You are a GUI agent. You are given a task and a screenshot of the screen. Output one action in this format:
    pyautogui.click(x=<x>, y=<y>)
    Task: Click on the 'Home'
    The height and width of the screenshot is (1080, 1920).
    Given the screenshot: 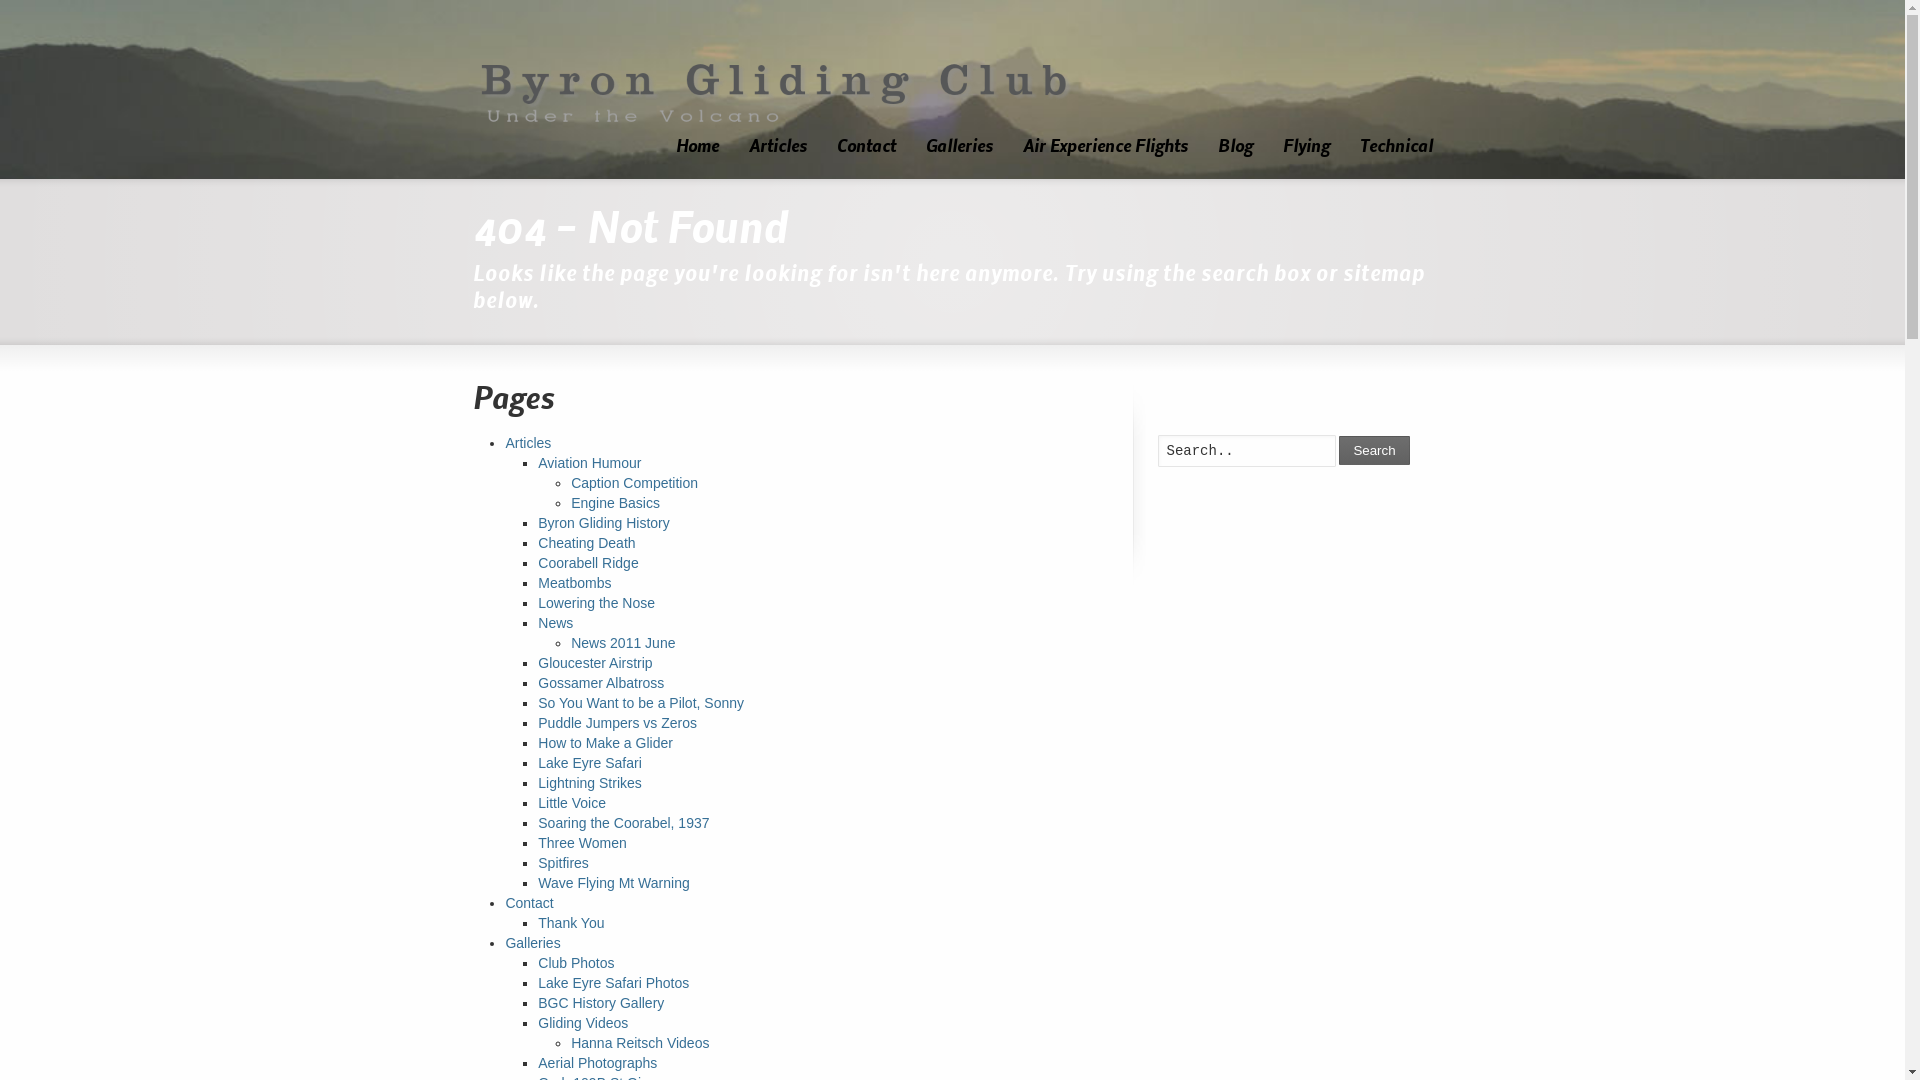 What is the action you would take?
    pyautogui.click(x=696, y=148)
    